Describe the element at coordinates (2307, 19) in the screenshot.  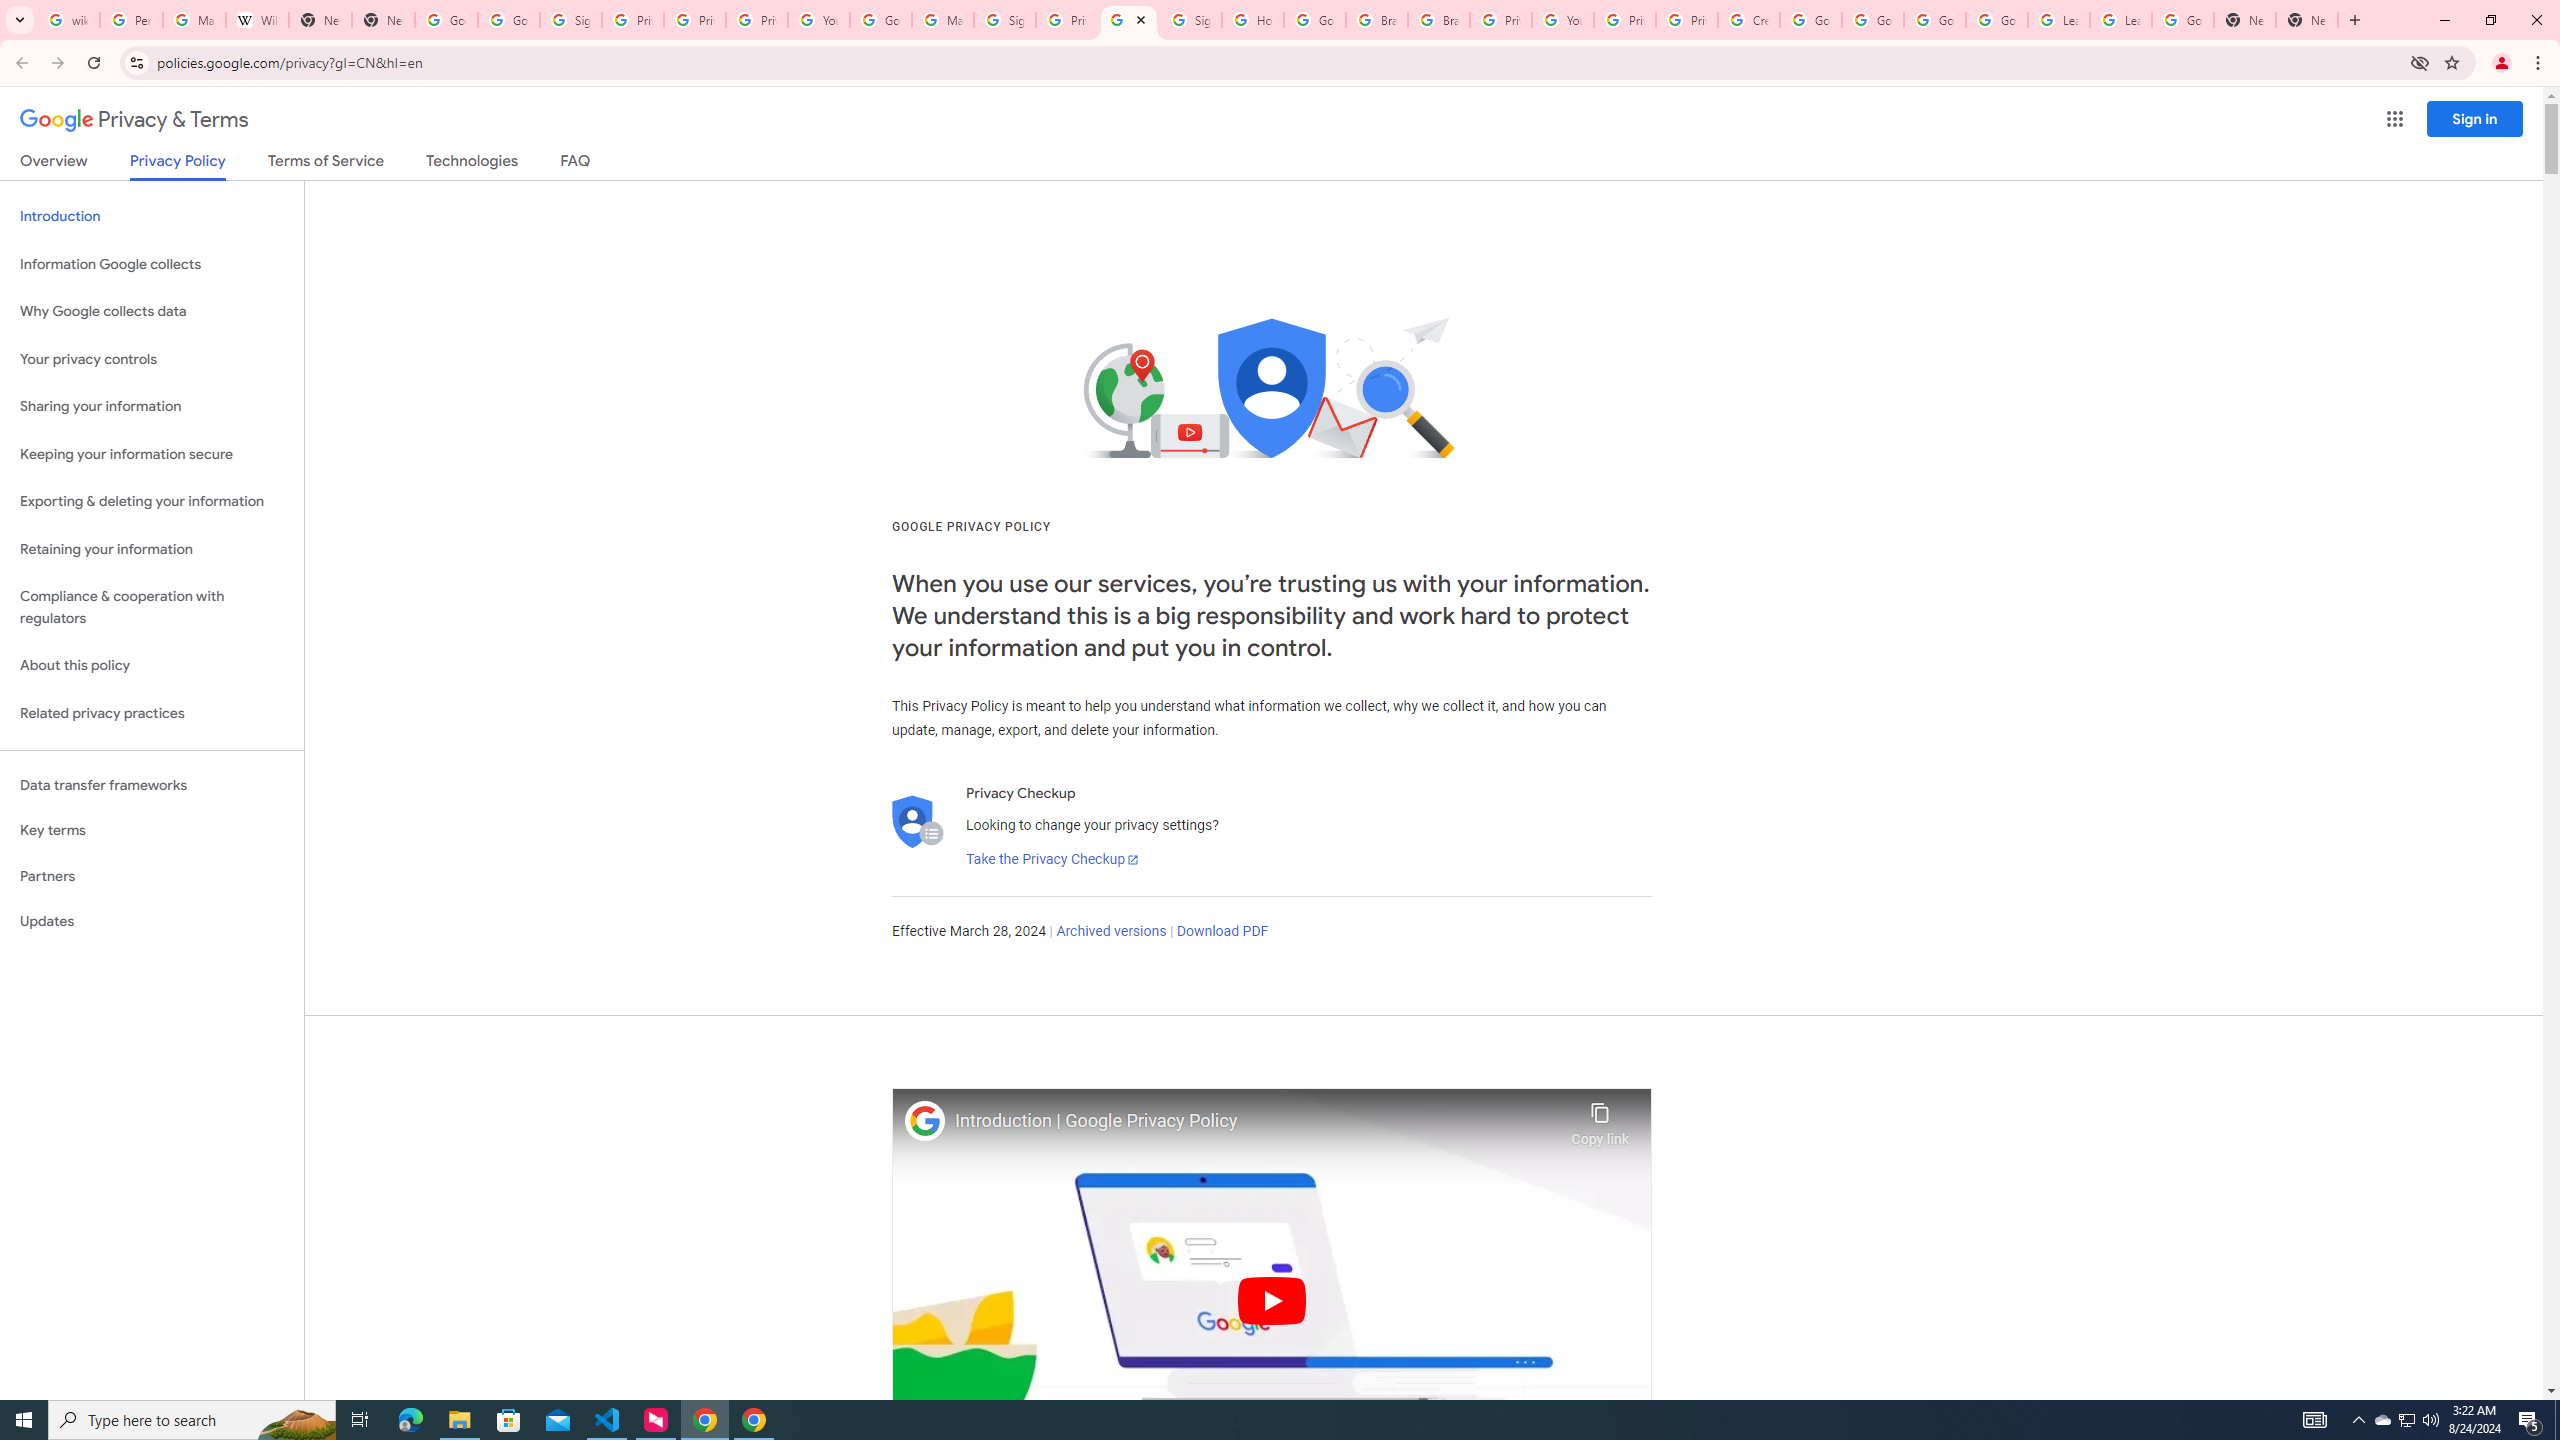
I see `'New Tab'` at that location.